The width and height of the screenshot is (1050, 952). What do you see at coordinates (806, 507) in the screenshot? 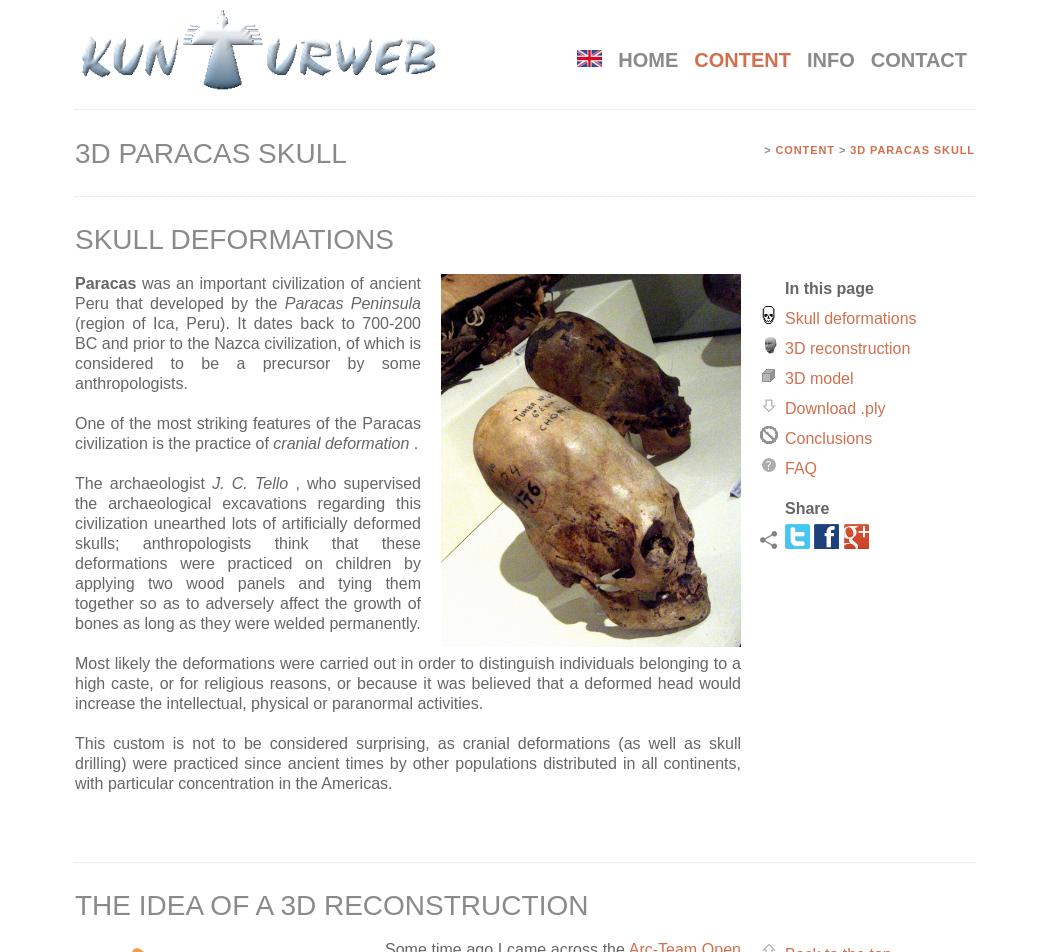
I see `'Share'` at bounding box center [806, 507].